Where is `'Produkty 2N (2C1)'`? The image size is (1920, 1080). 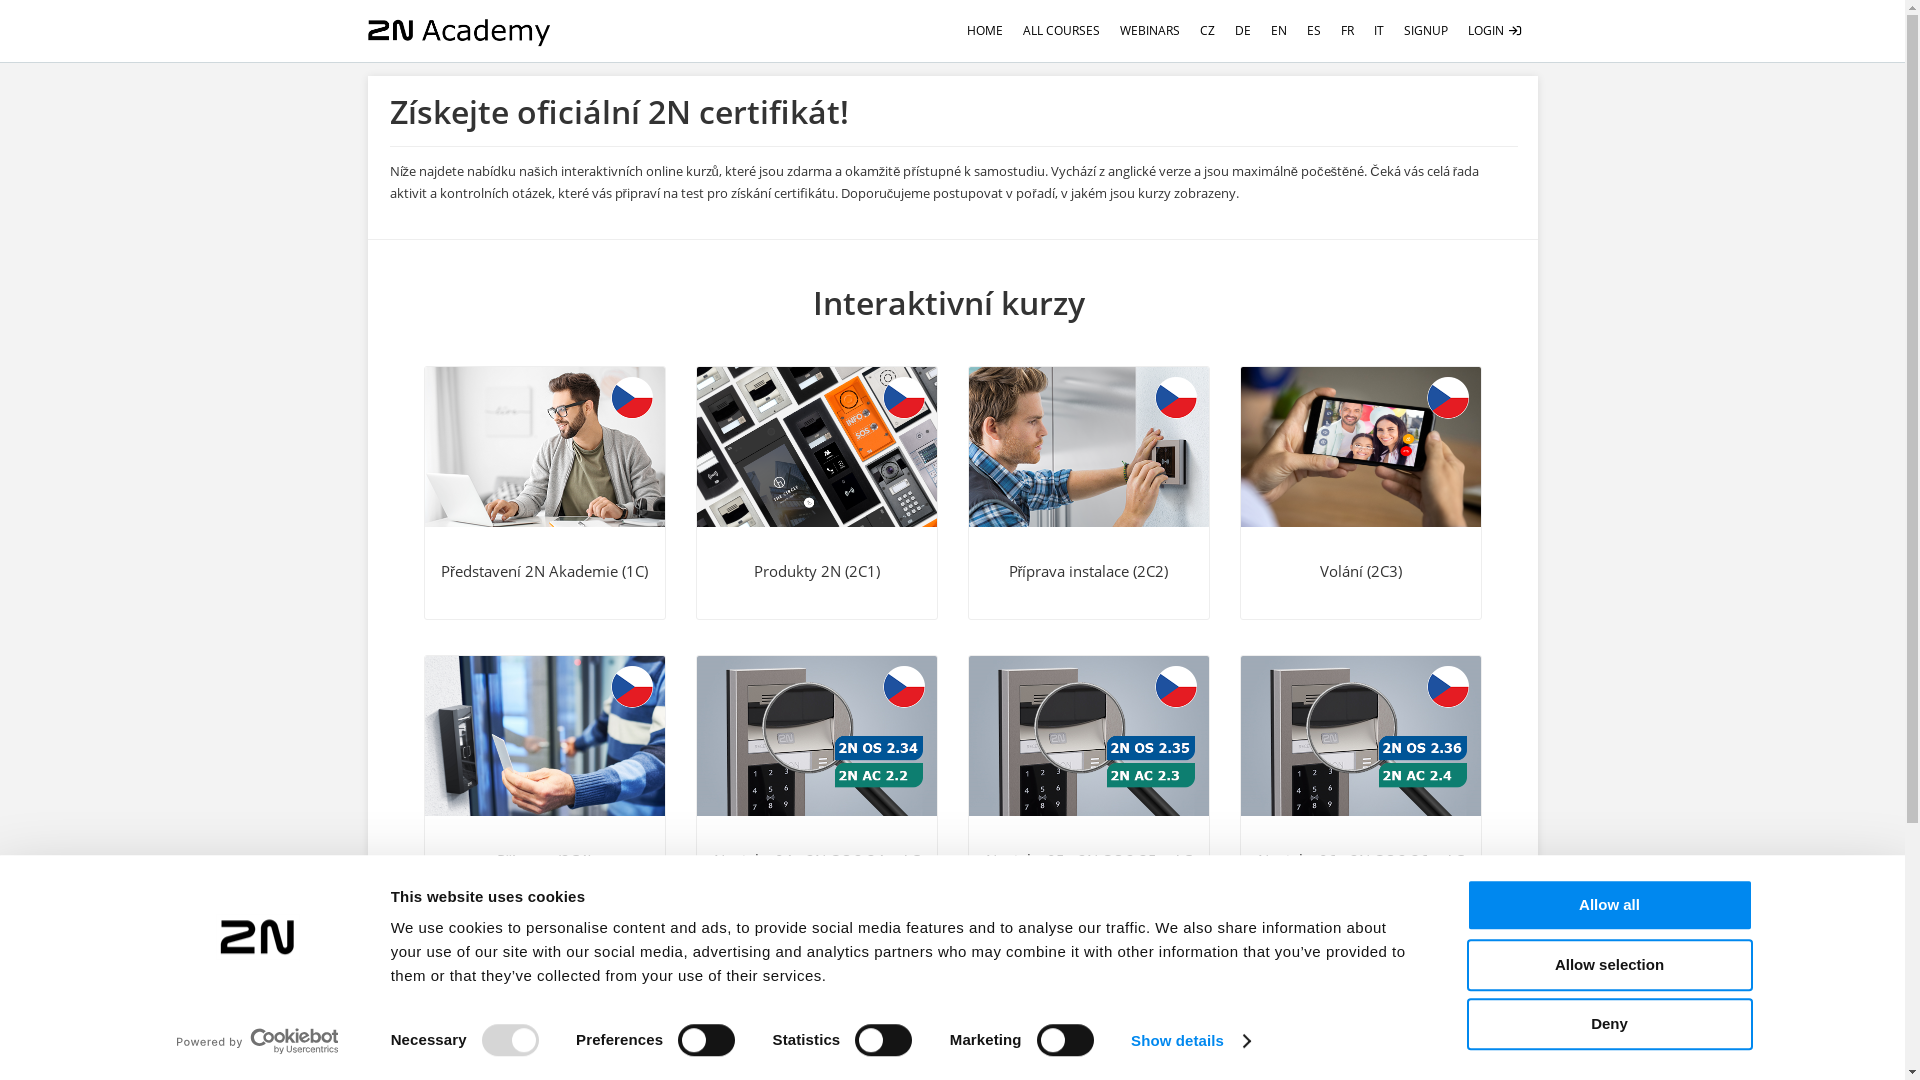
'Produkty 2N (2C1)' is located at coordinates (696, 446).